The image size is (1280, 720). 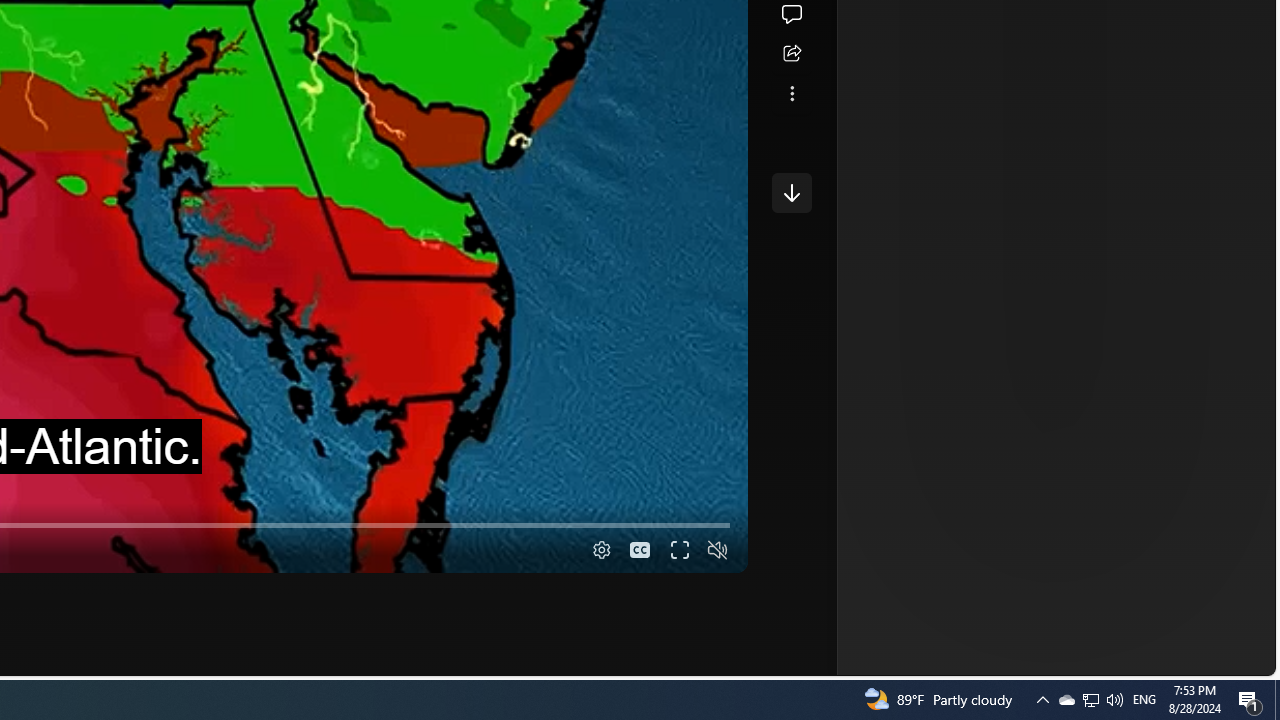 I want to click on 'Captions', so click(x=640, y=550).